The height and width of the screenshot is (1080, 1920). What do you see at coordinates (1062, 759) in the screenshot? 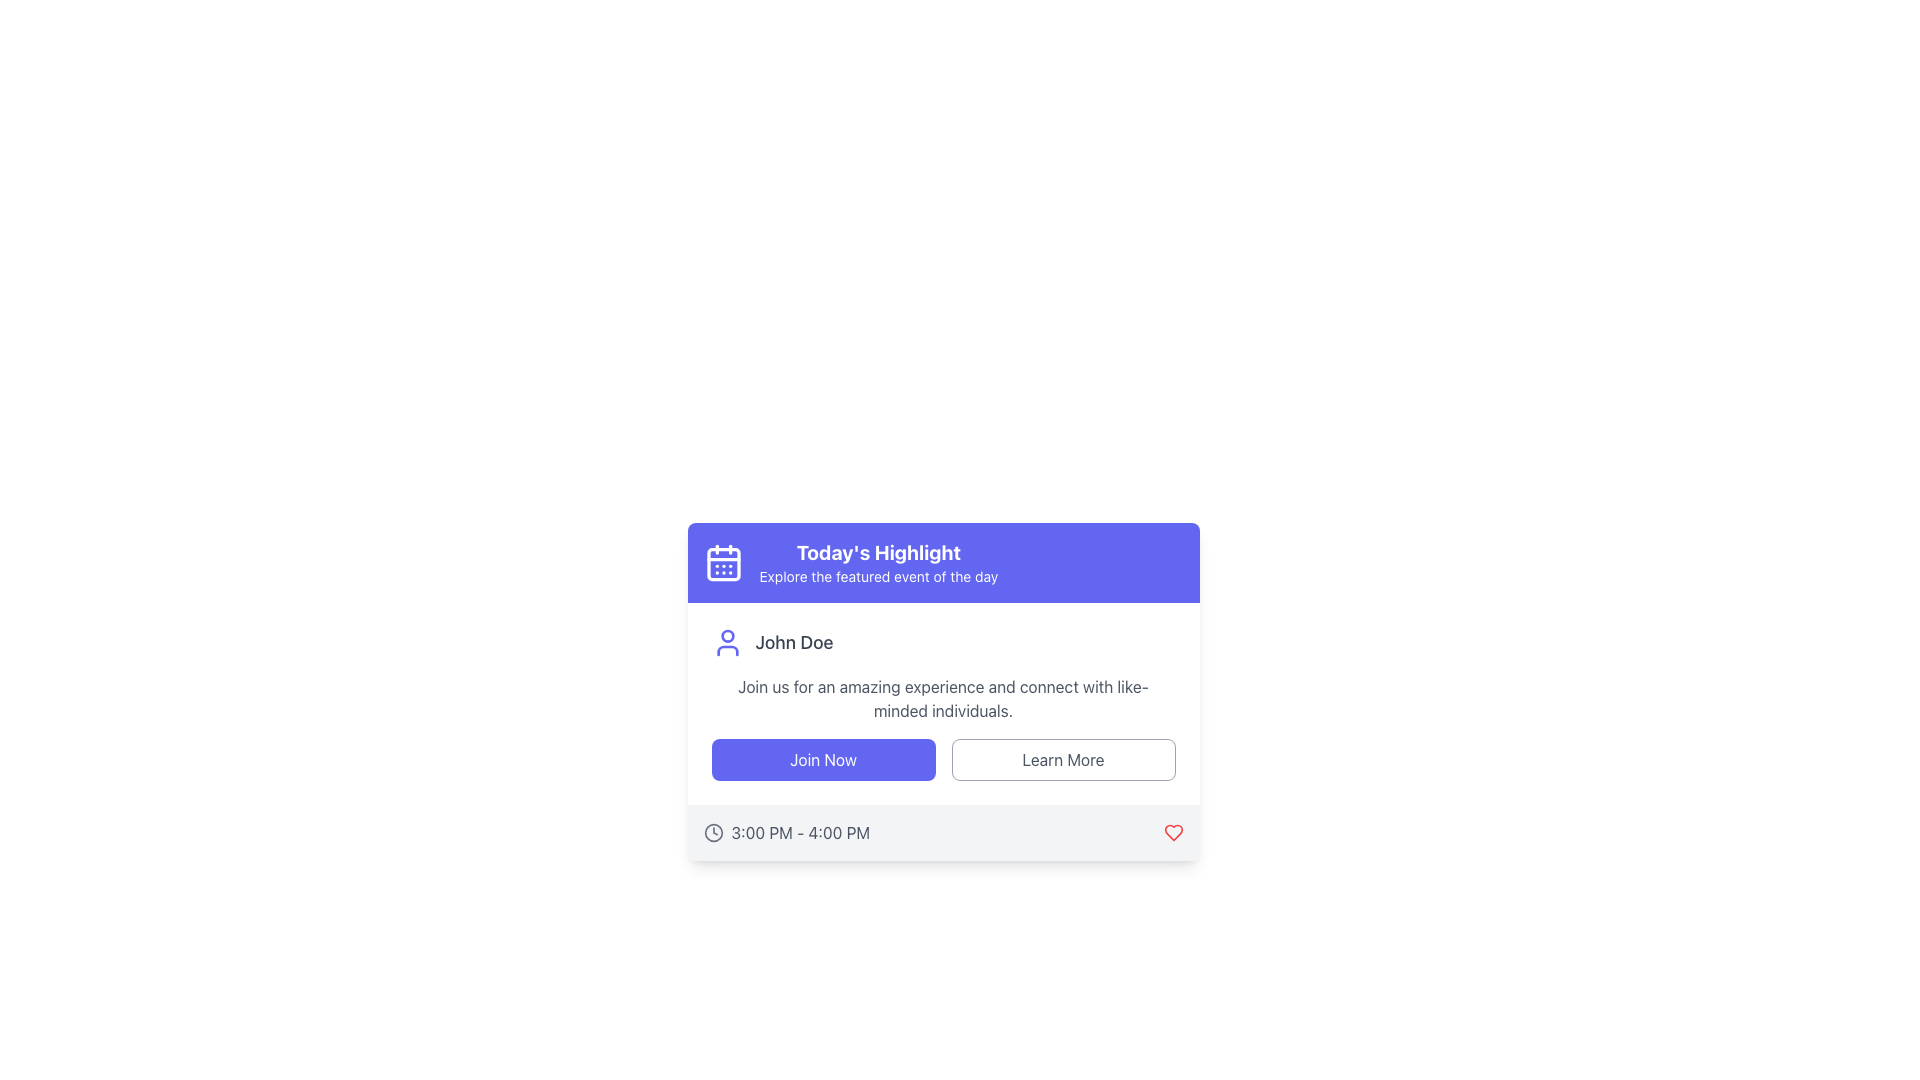
I see `the informational button located to the right of the 'Join Now' button` at bounding box center [1062, 759].